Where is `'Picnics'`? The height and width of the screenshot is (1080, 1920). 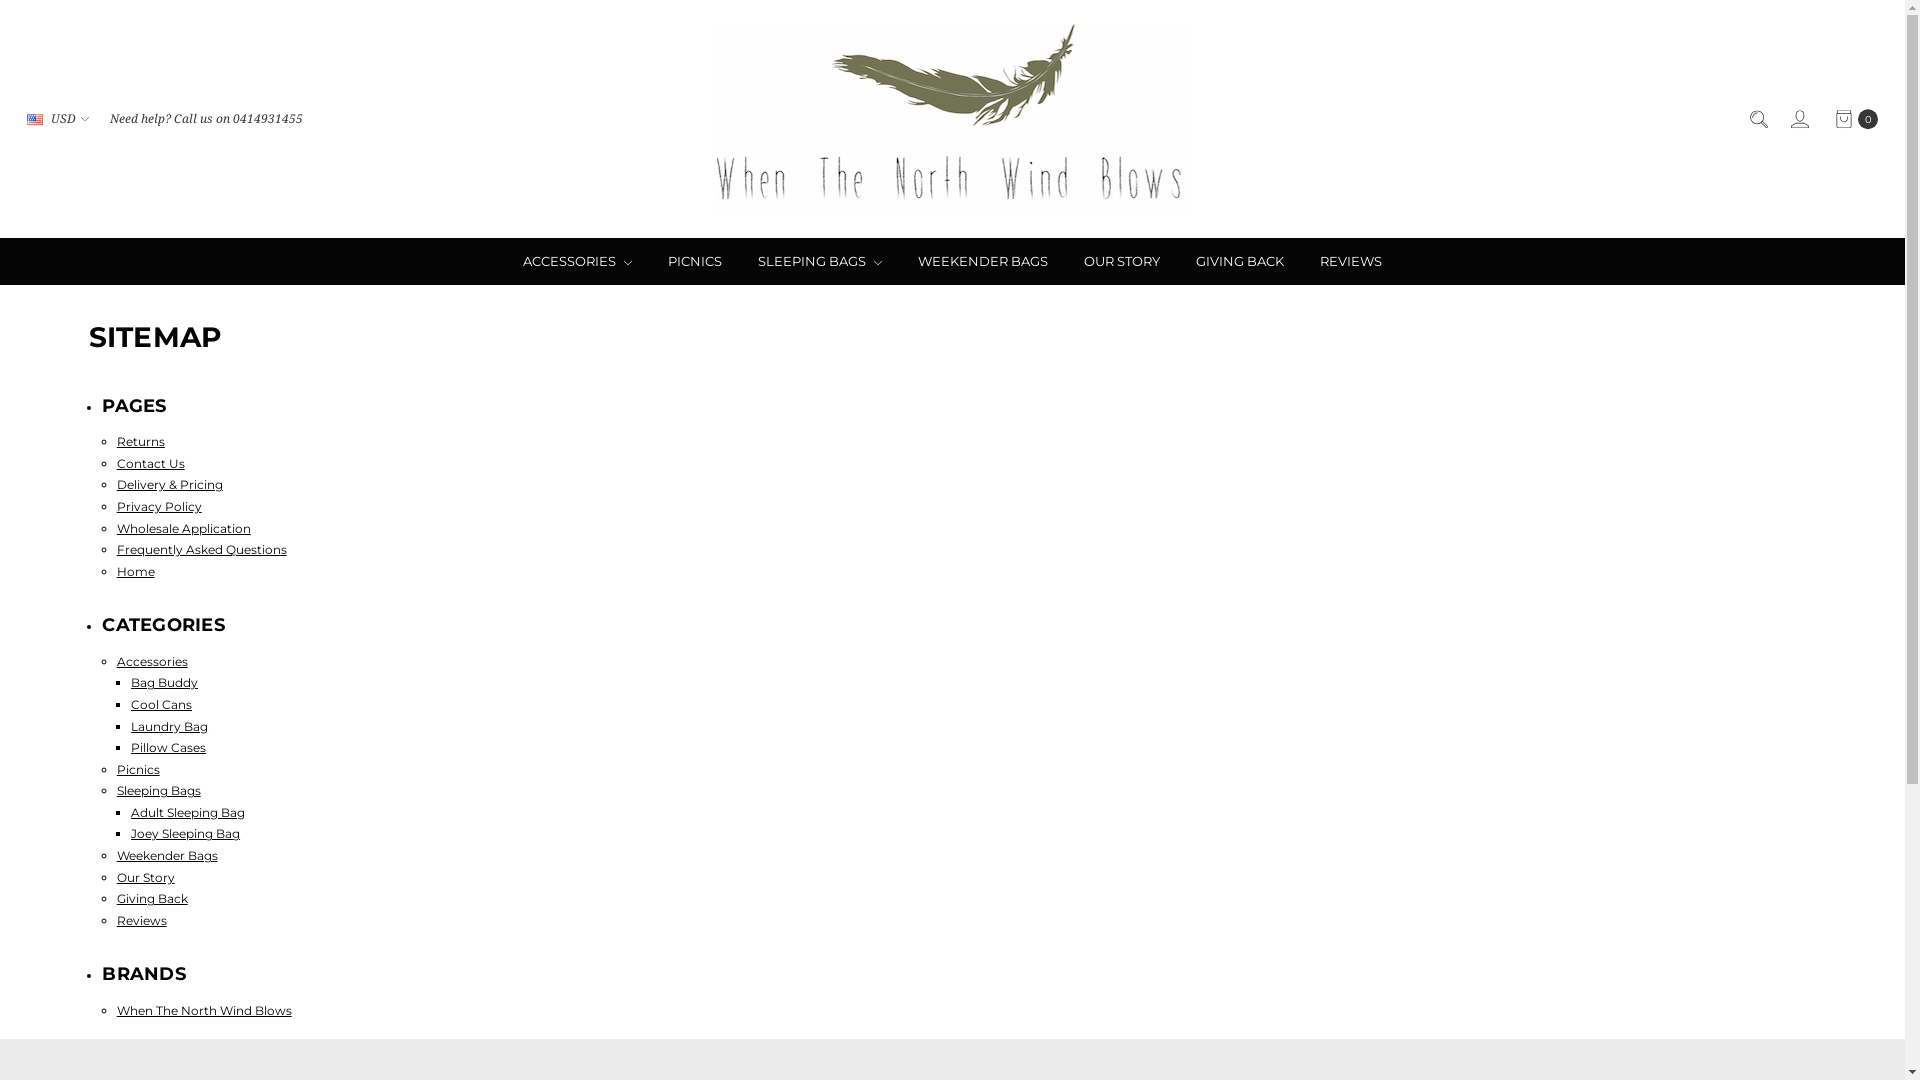 'Picnics' is located at coordinates (137, 768).